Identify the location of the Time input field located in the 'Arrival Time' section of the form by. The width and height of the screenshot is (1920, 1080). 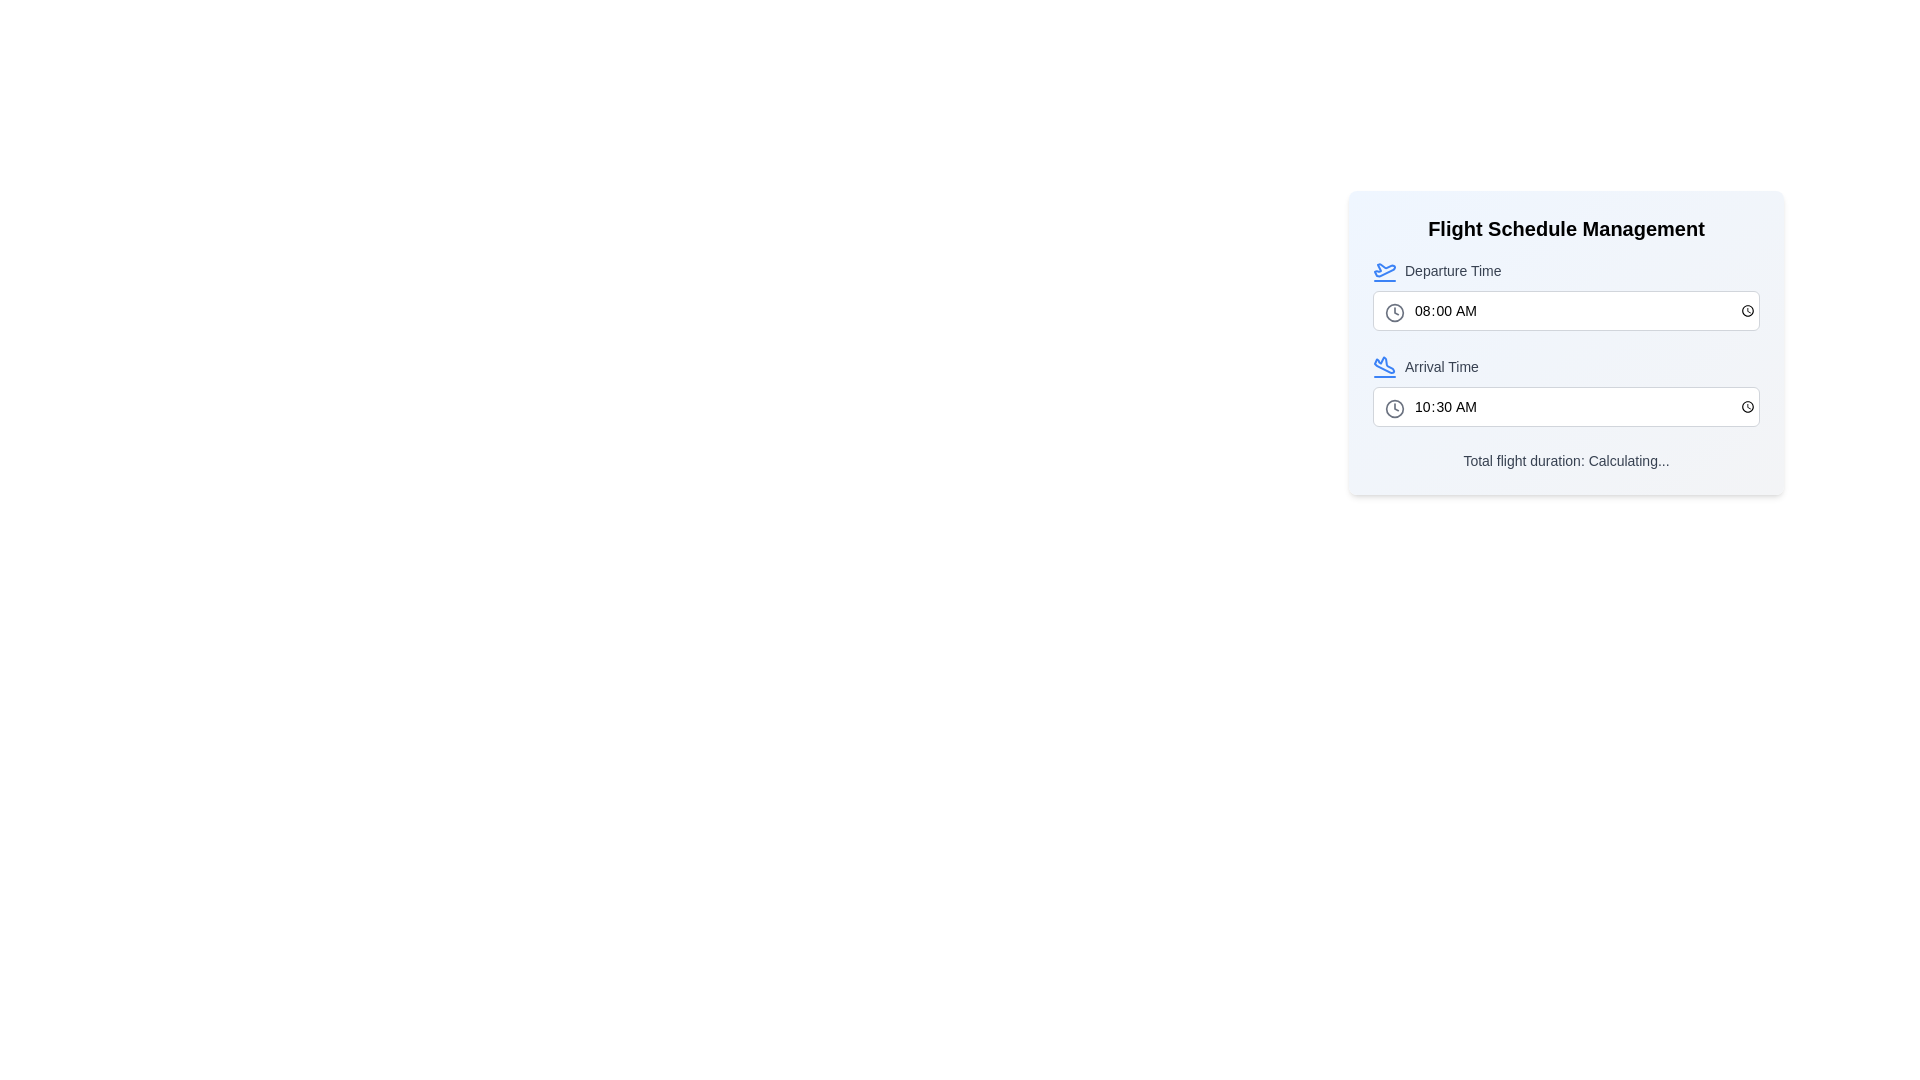
(1565, 406).